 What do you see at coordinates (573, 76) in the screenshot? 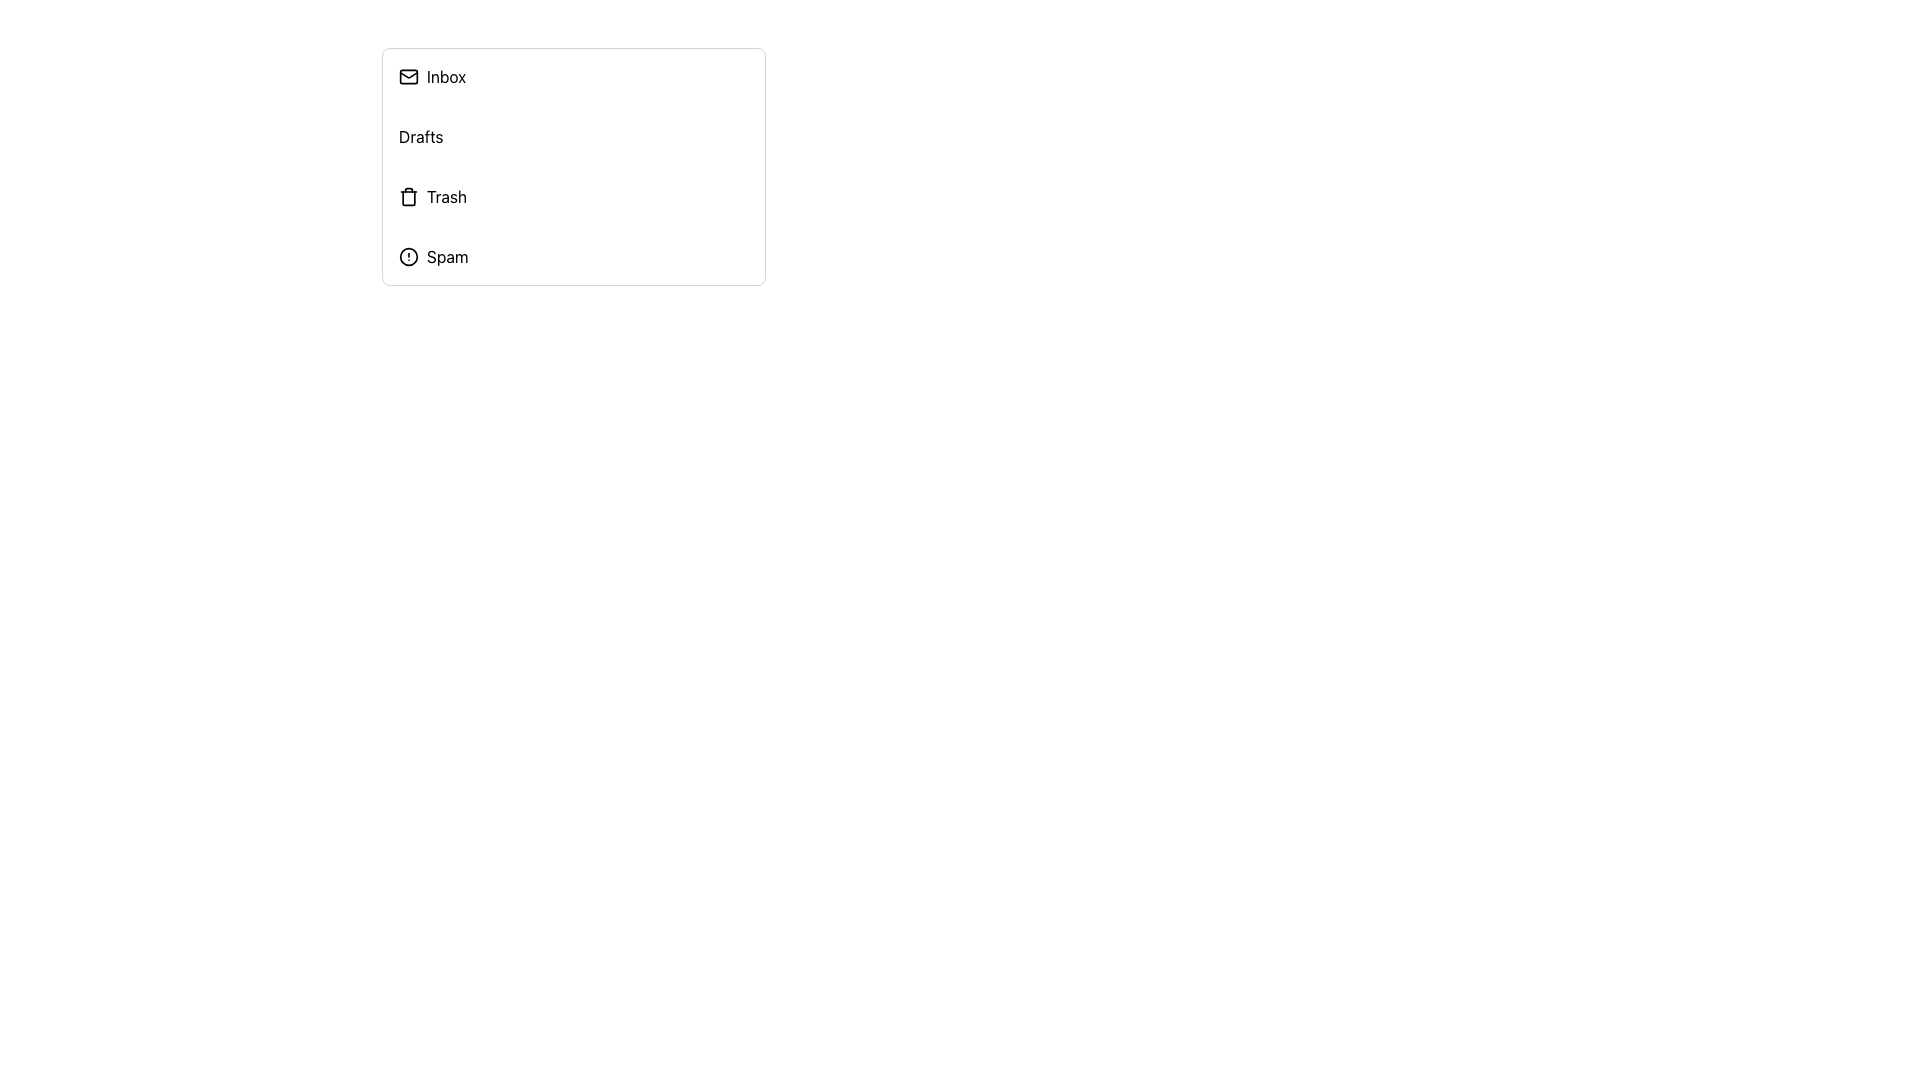
I see `the Inbox navigation button located at the top of the vertical menu list to unveil hover effects` at bounding box center [573, 76].